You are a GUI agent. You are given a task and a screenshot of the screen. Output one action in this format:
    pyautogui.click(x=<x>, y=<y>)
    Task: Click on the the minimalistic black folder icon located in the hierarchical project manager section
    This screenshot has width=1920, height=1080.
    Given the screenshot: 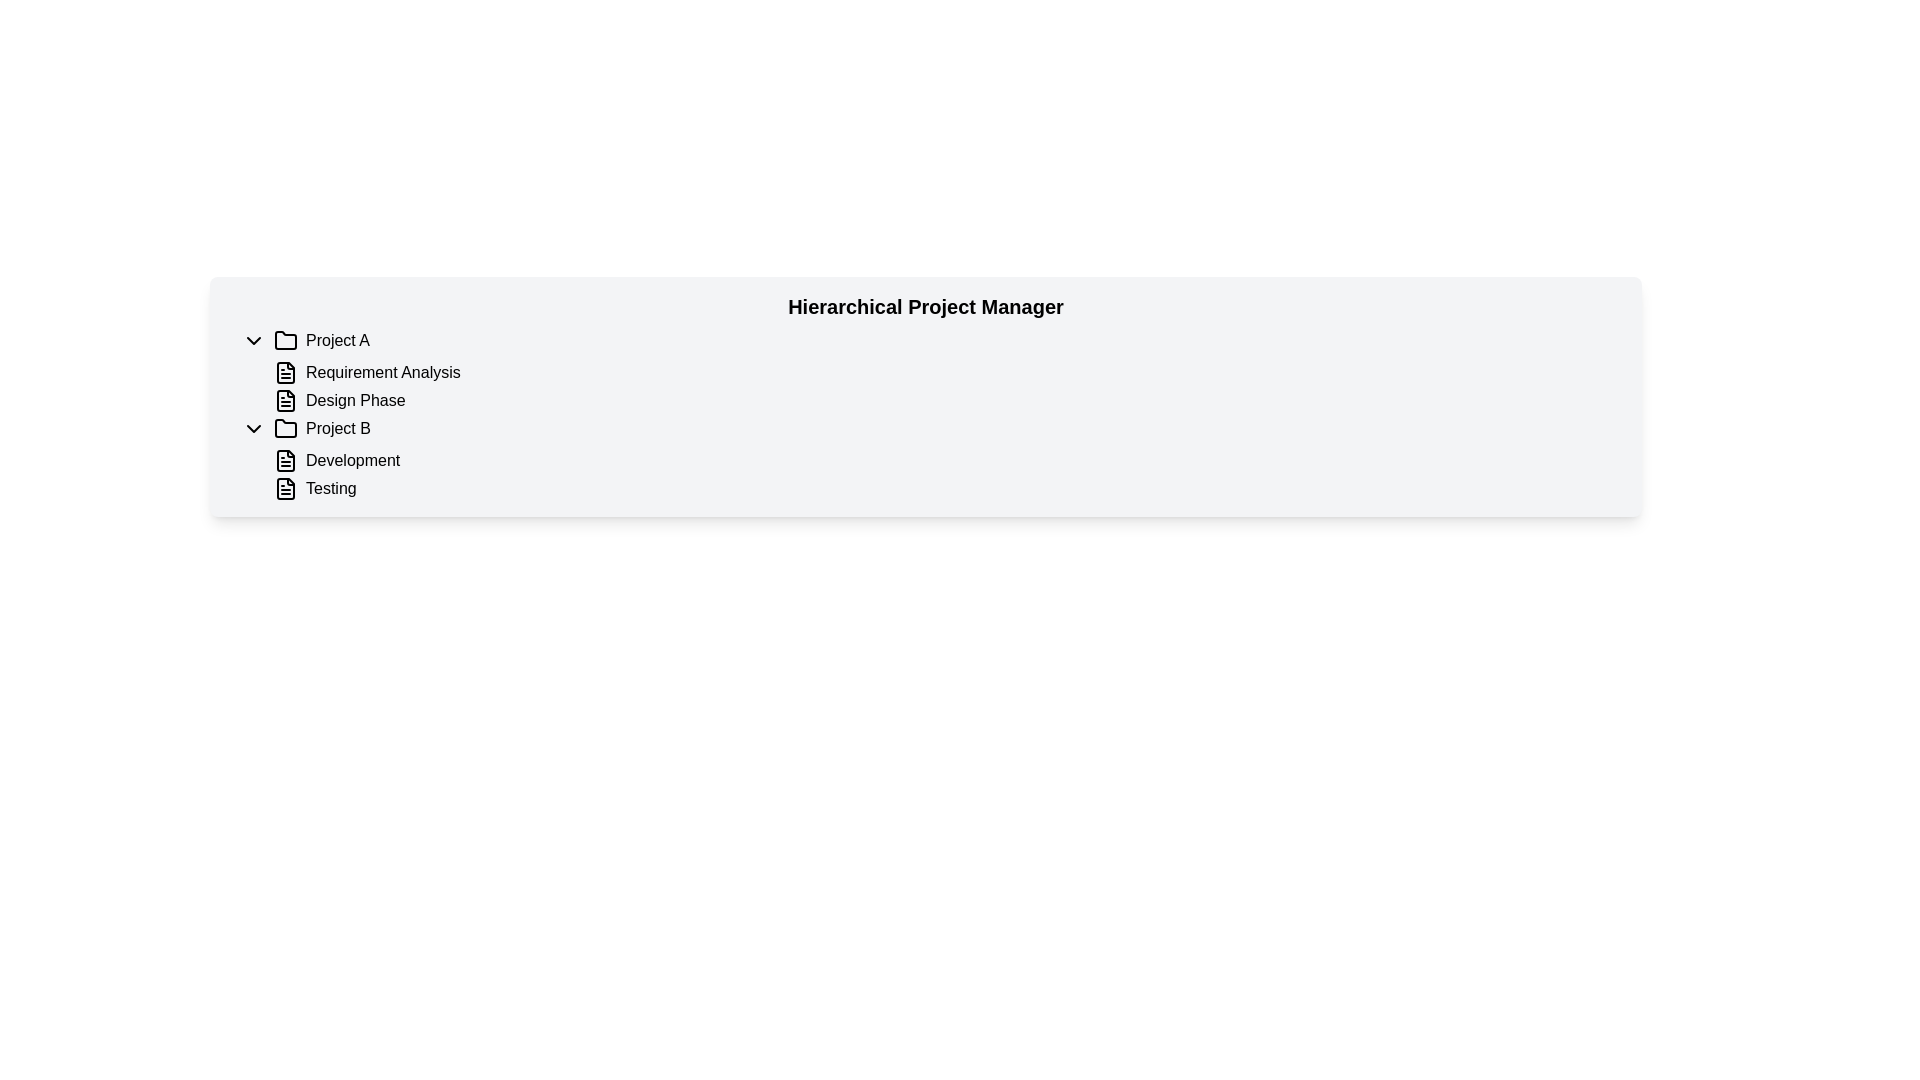 What is the action you would take?
    pyautogui.click(x=285, y=427)
    